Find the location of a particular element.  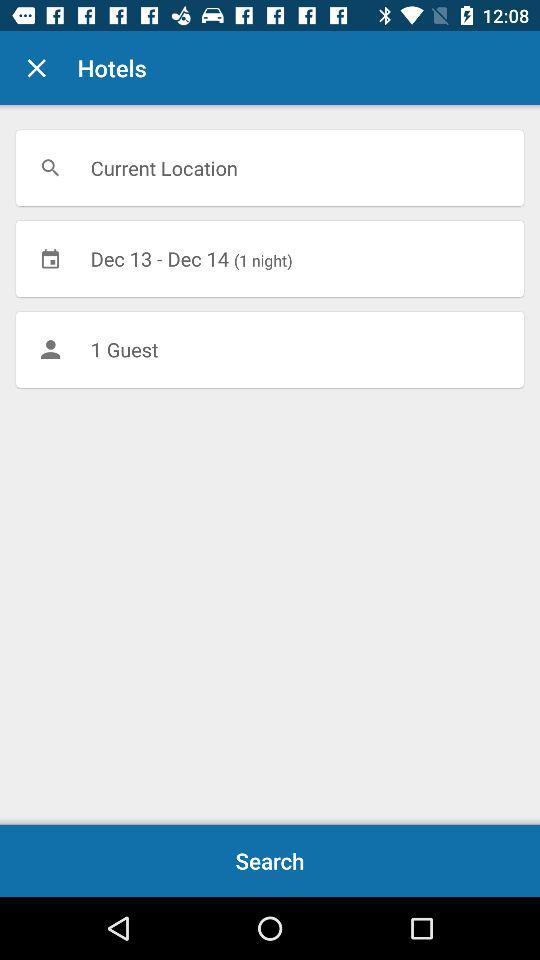

the dec 13 dec icon is located at coordinates (270, 257).